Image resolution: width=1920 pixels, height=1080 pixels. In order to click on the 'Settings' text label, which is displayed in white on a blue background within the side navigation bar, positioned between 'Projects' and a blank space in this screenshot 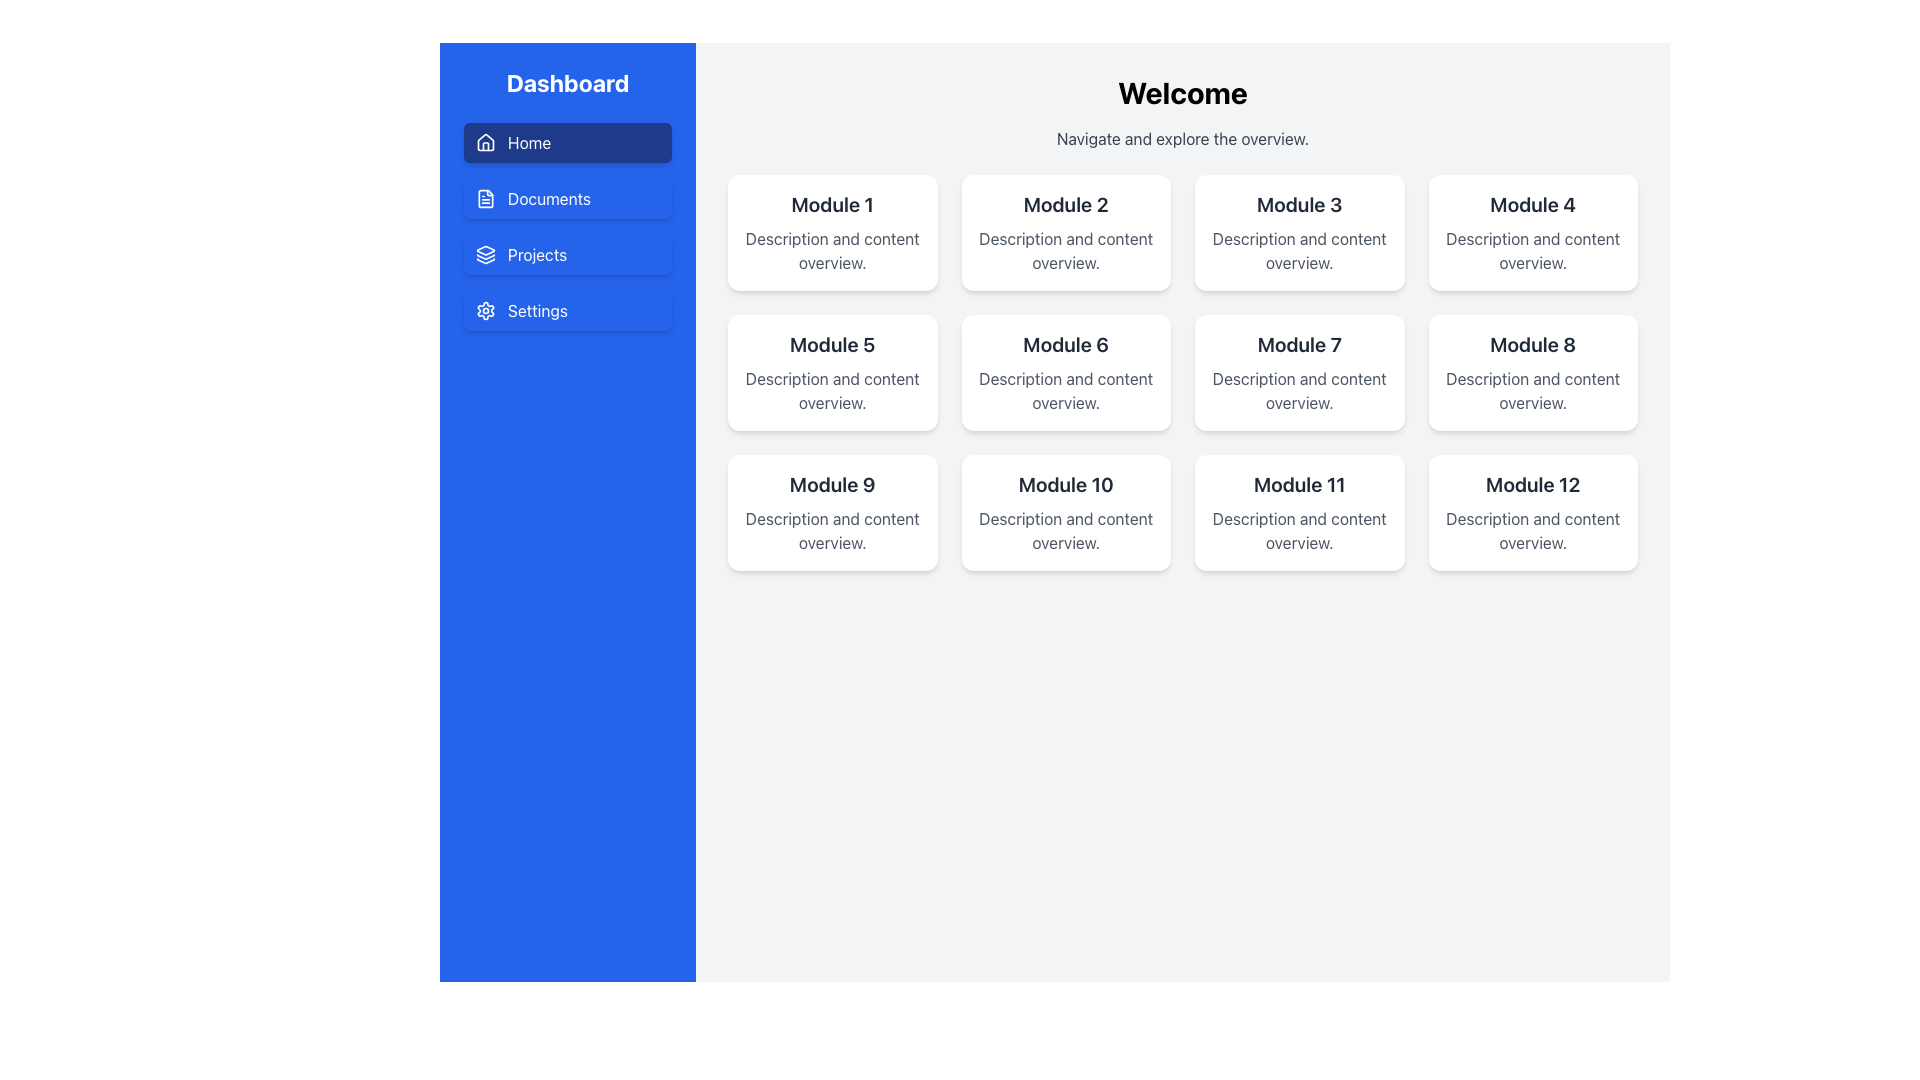, I will do `click(537, 311)`.